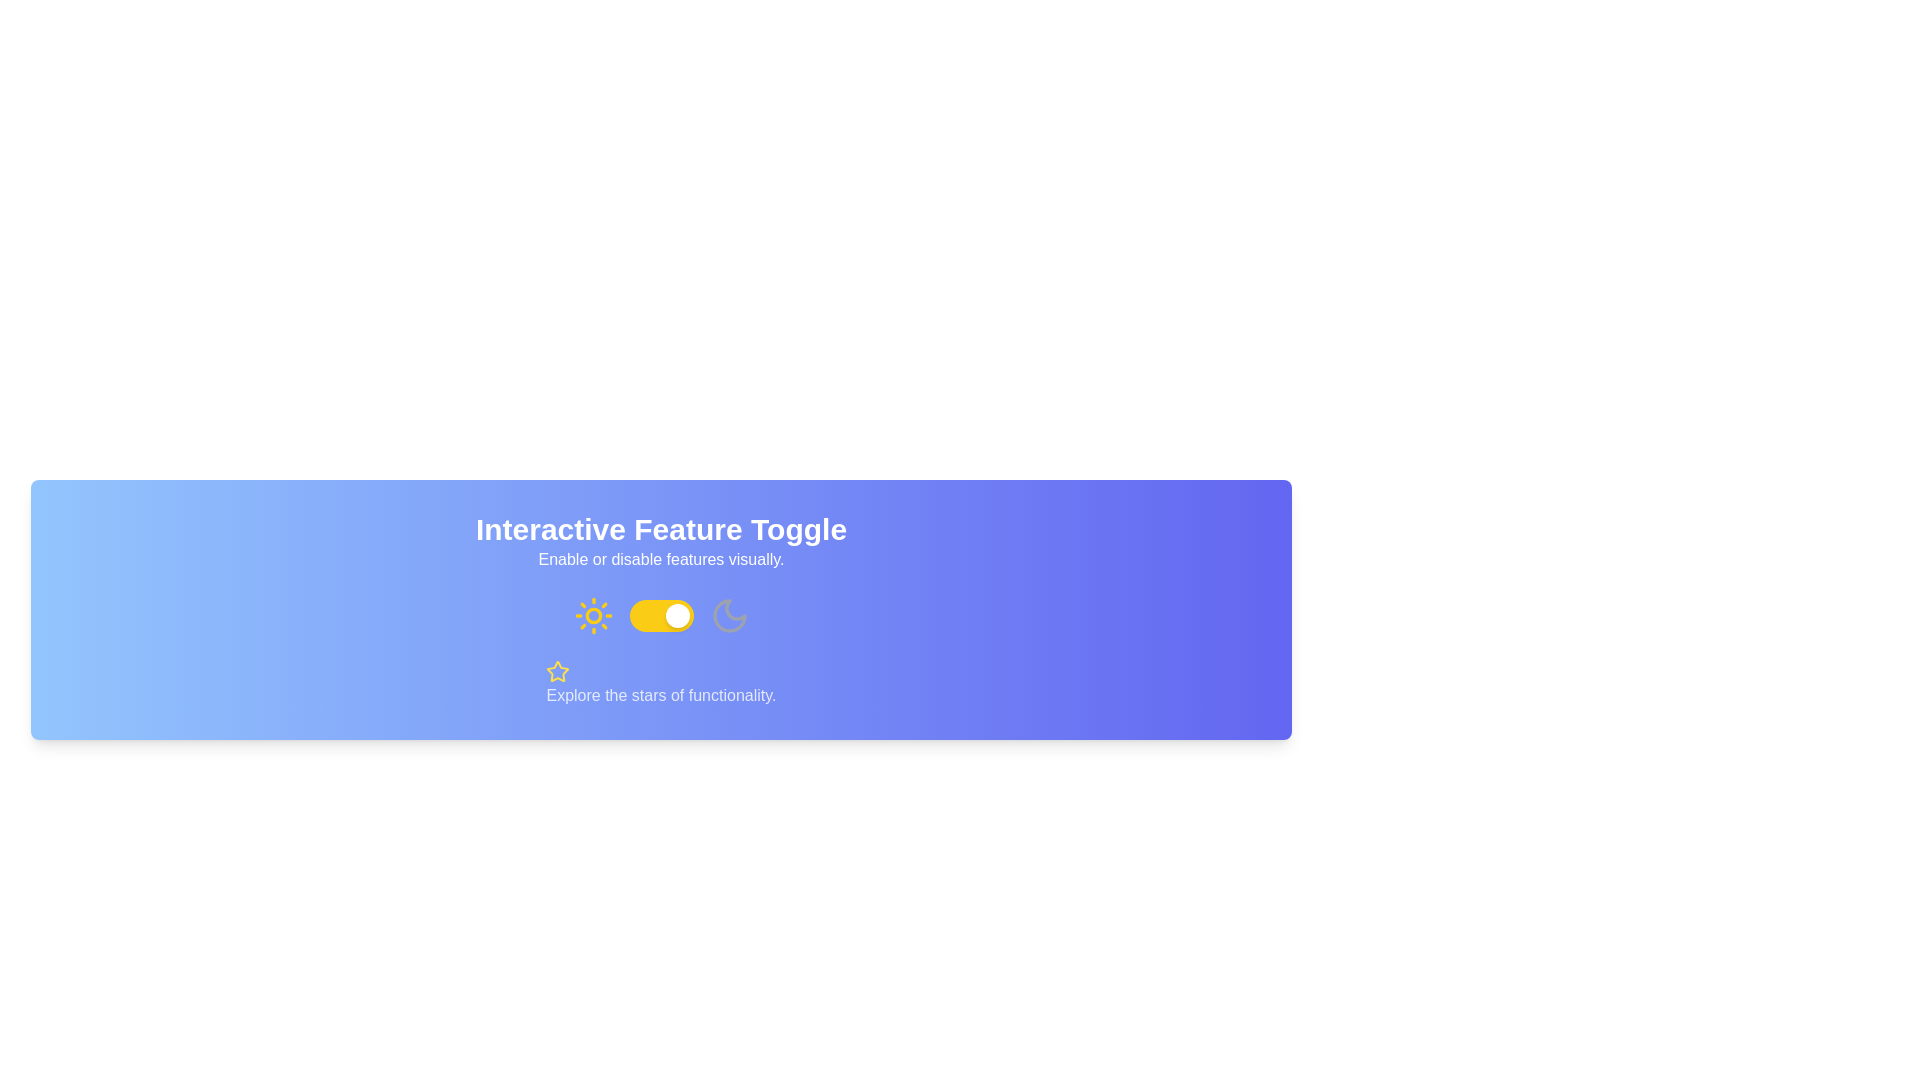 The image size is (1920, 1080). Describe the element at coordinates (661, 615) in the screenshot. I see `the toggle switch located between the sun icon and moon icon under the heading 'Interactive Feature Toggle'` at that location.